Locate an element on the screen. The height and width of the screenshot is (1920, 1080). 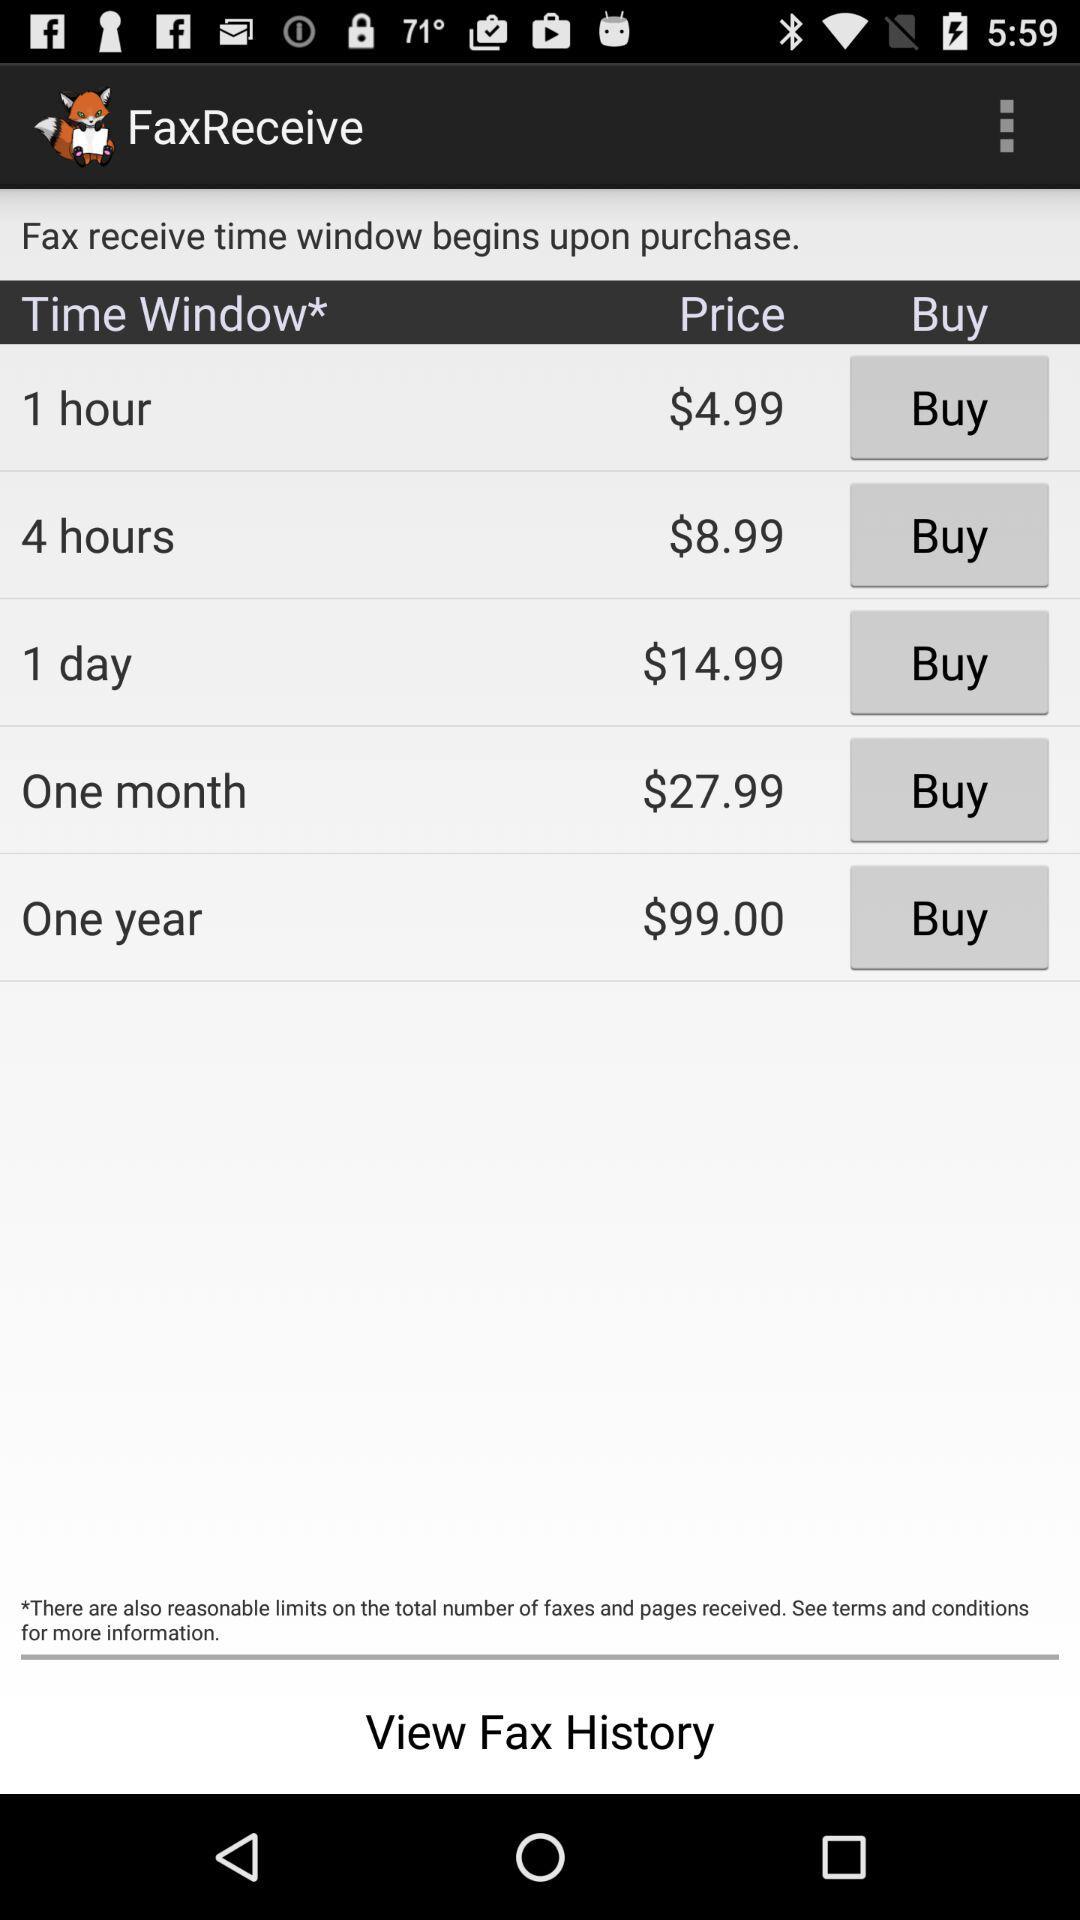
the 1 day icon is located at coordinates (265, 662).